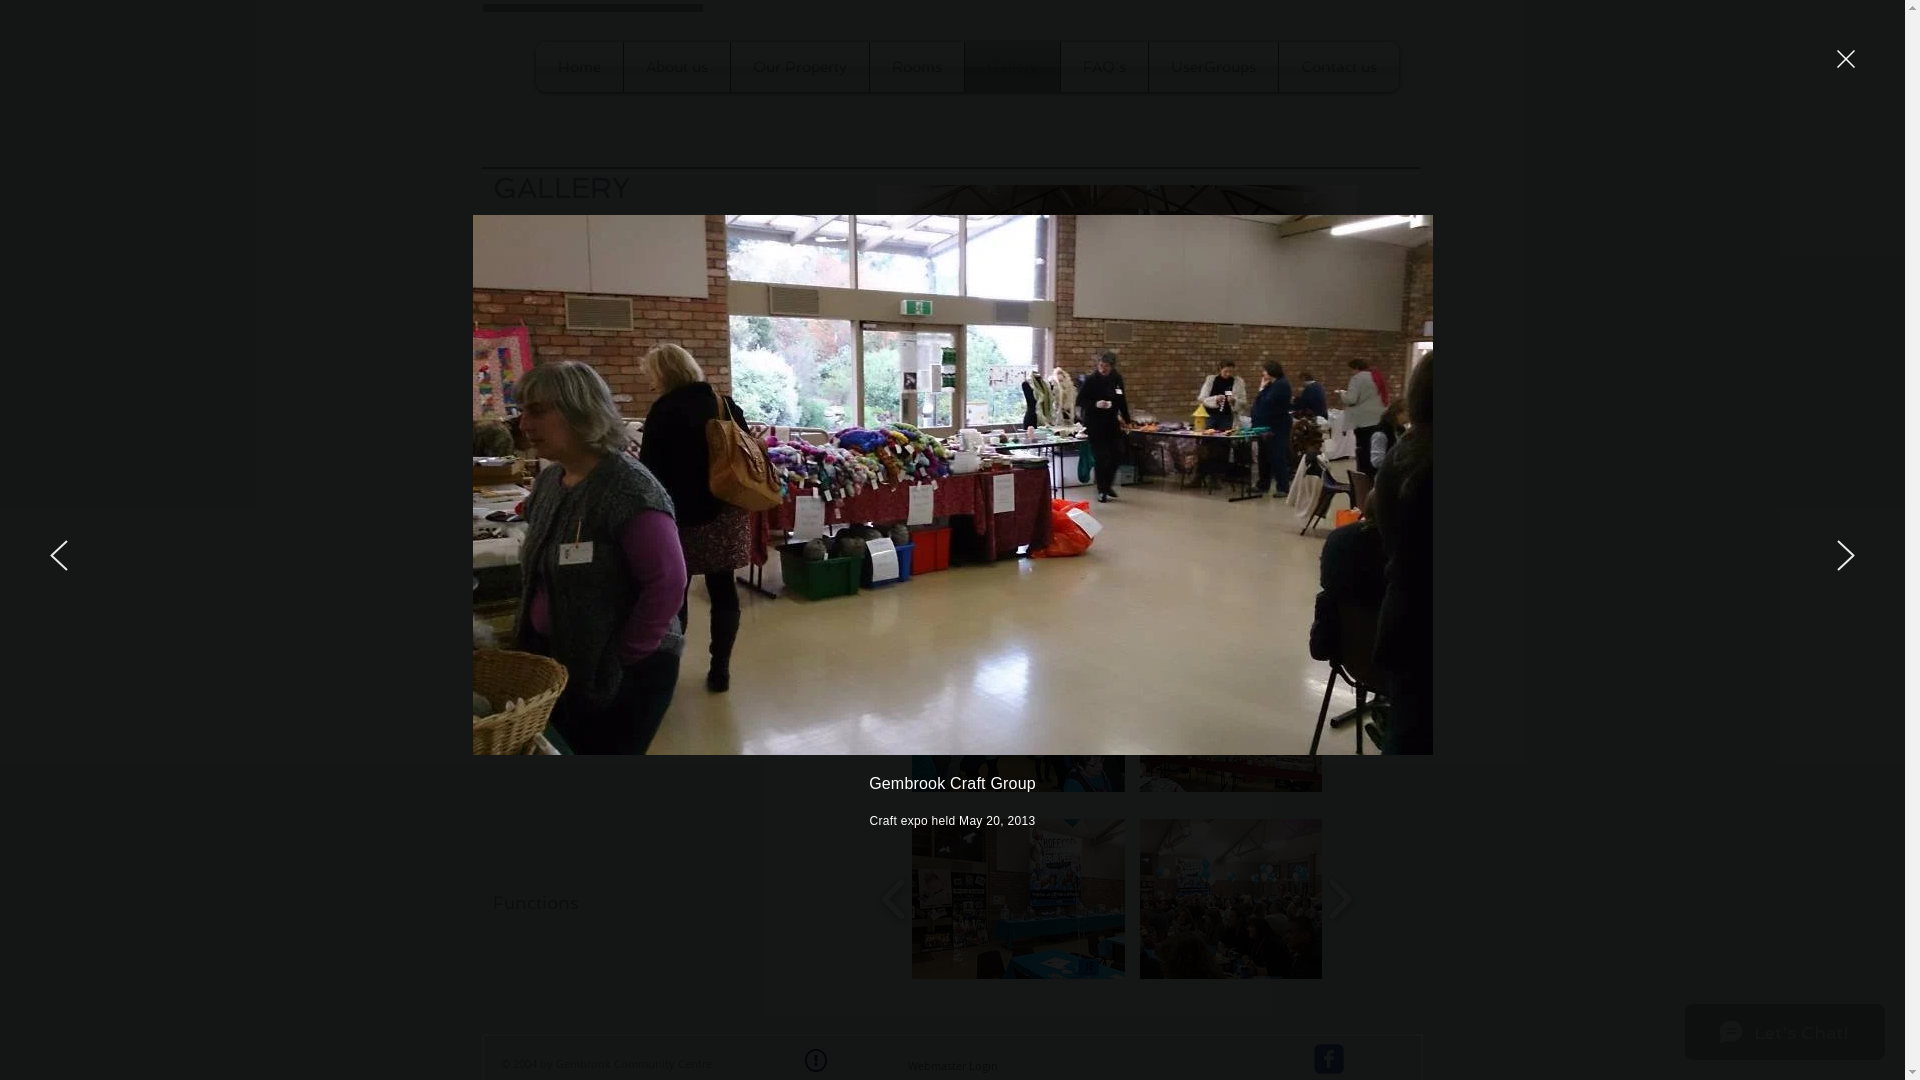 The width and height of the screenshot is (1920, 1080). I want to click on 'Webmaster Login', so click(951, 1064).